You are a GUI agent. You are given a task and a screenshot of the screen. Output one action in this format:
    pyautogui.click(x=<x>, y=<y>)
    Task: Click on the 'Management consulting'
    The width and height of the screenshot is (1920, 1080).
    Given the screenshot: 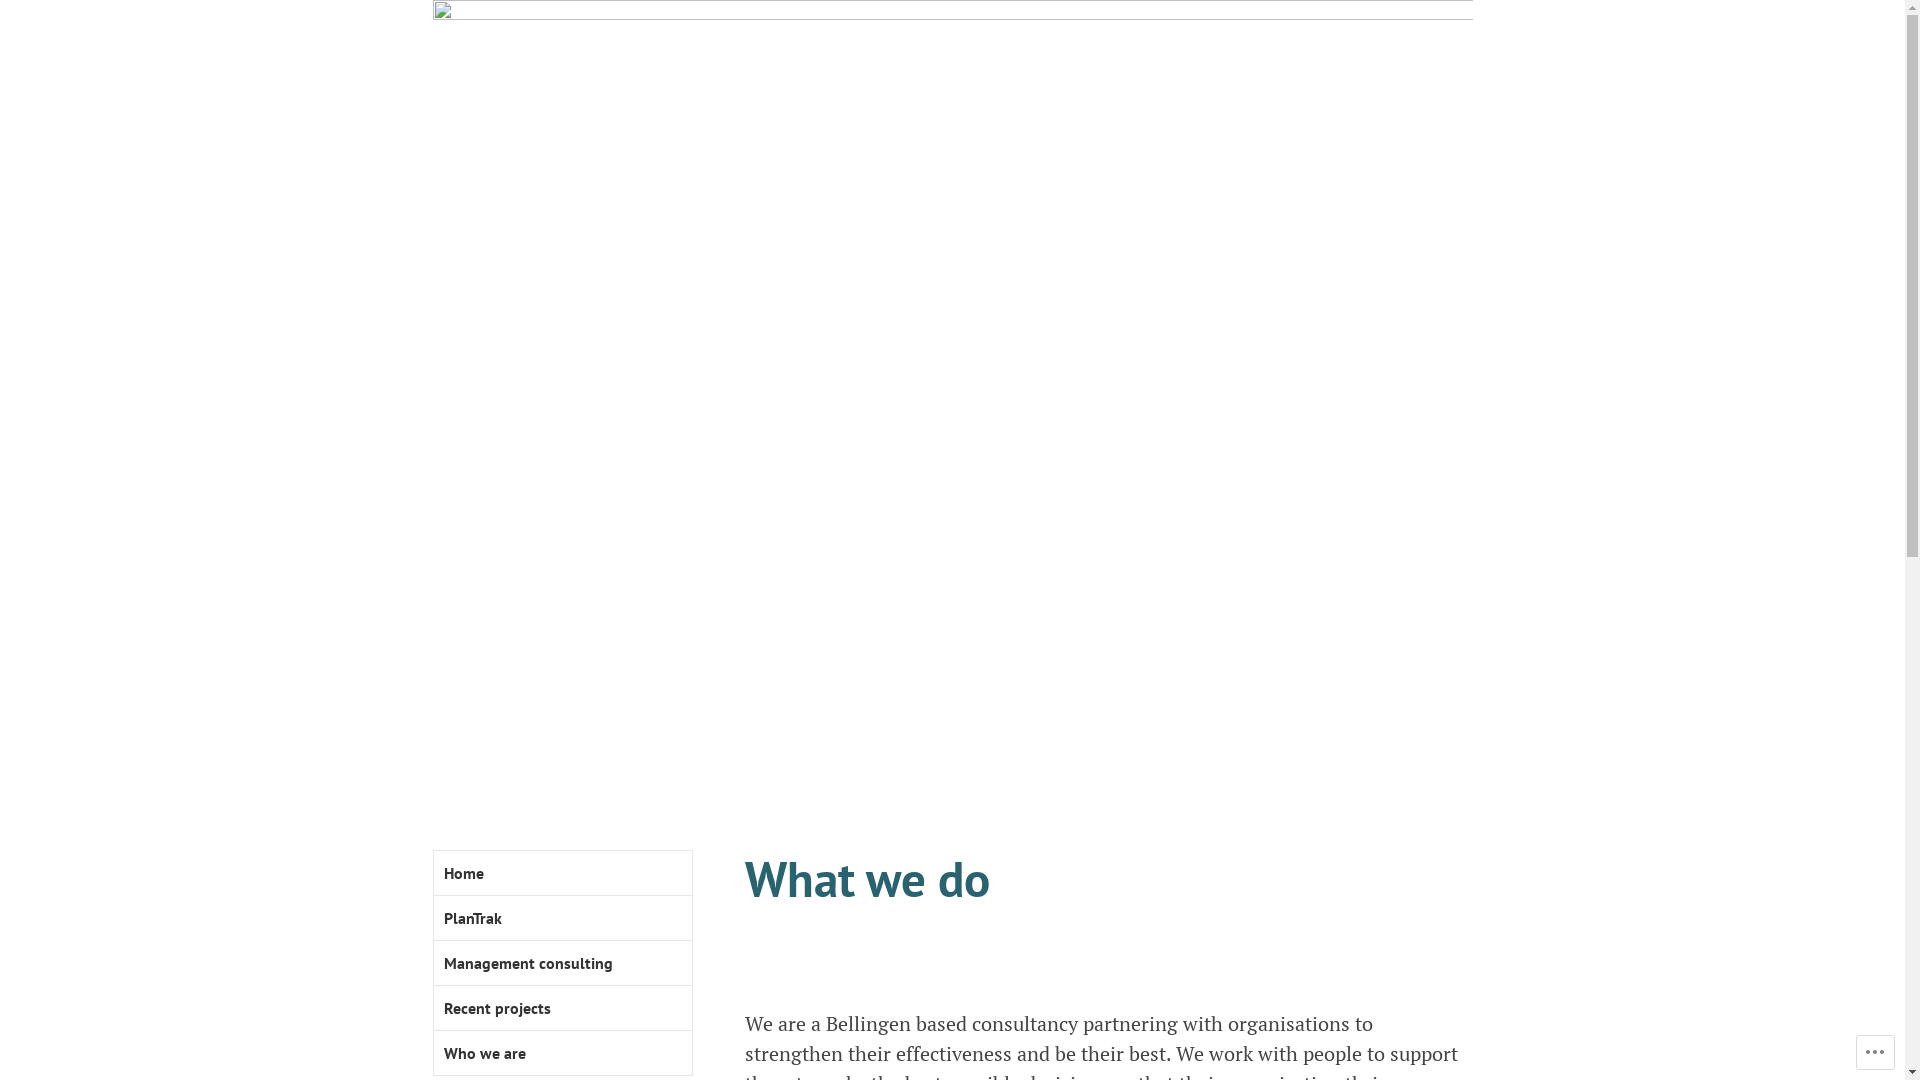 What is the action you would take?
    pyautogui.click(x=432, y=962)
    